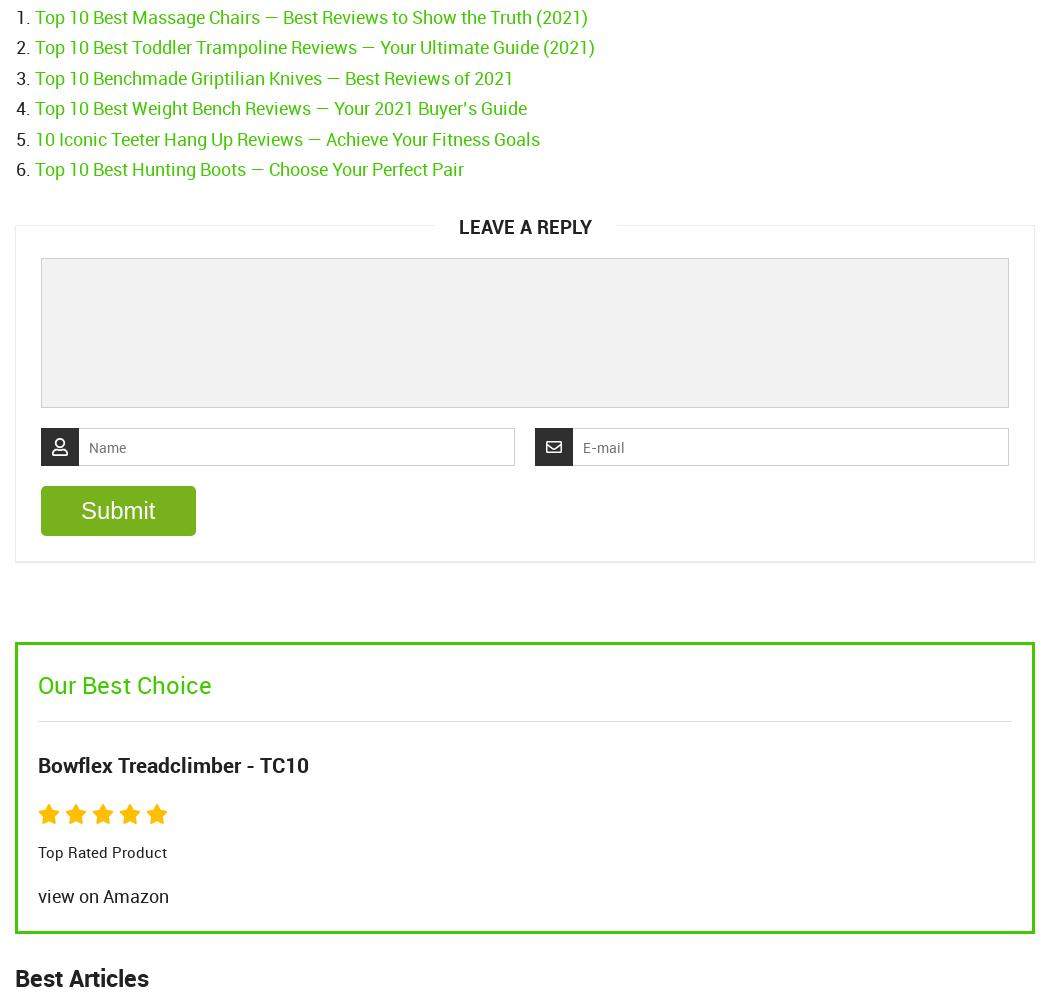 This screenshot has height=1008, width=1050. Describe the element at coordinates (123, 685) in the screenshot. I see `'Our Best Choice'` at that location.